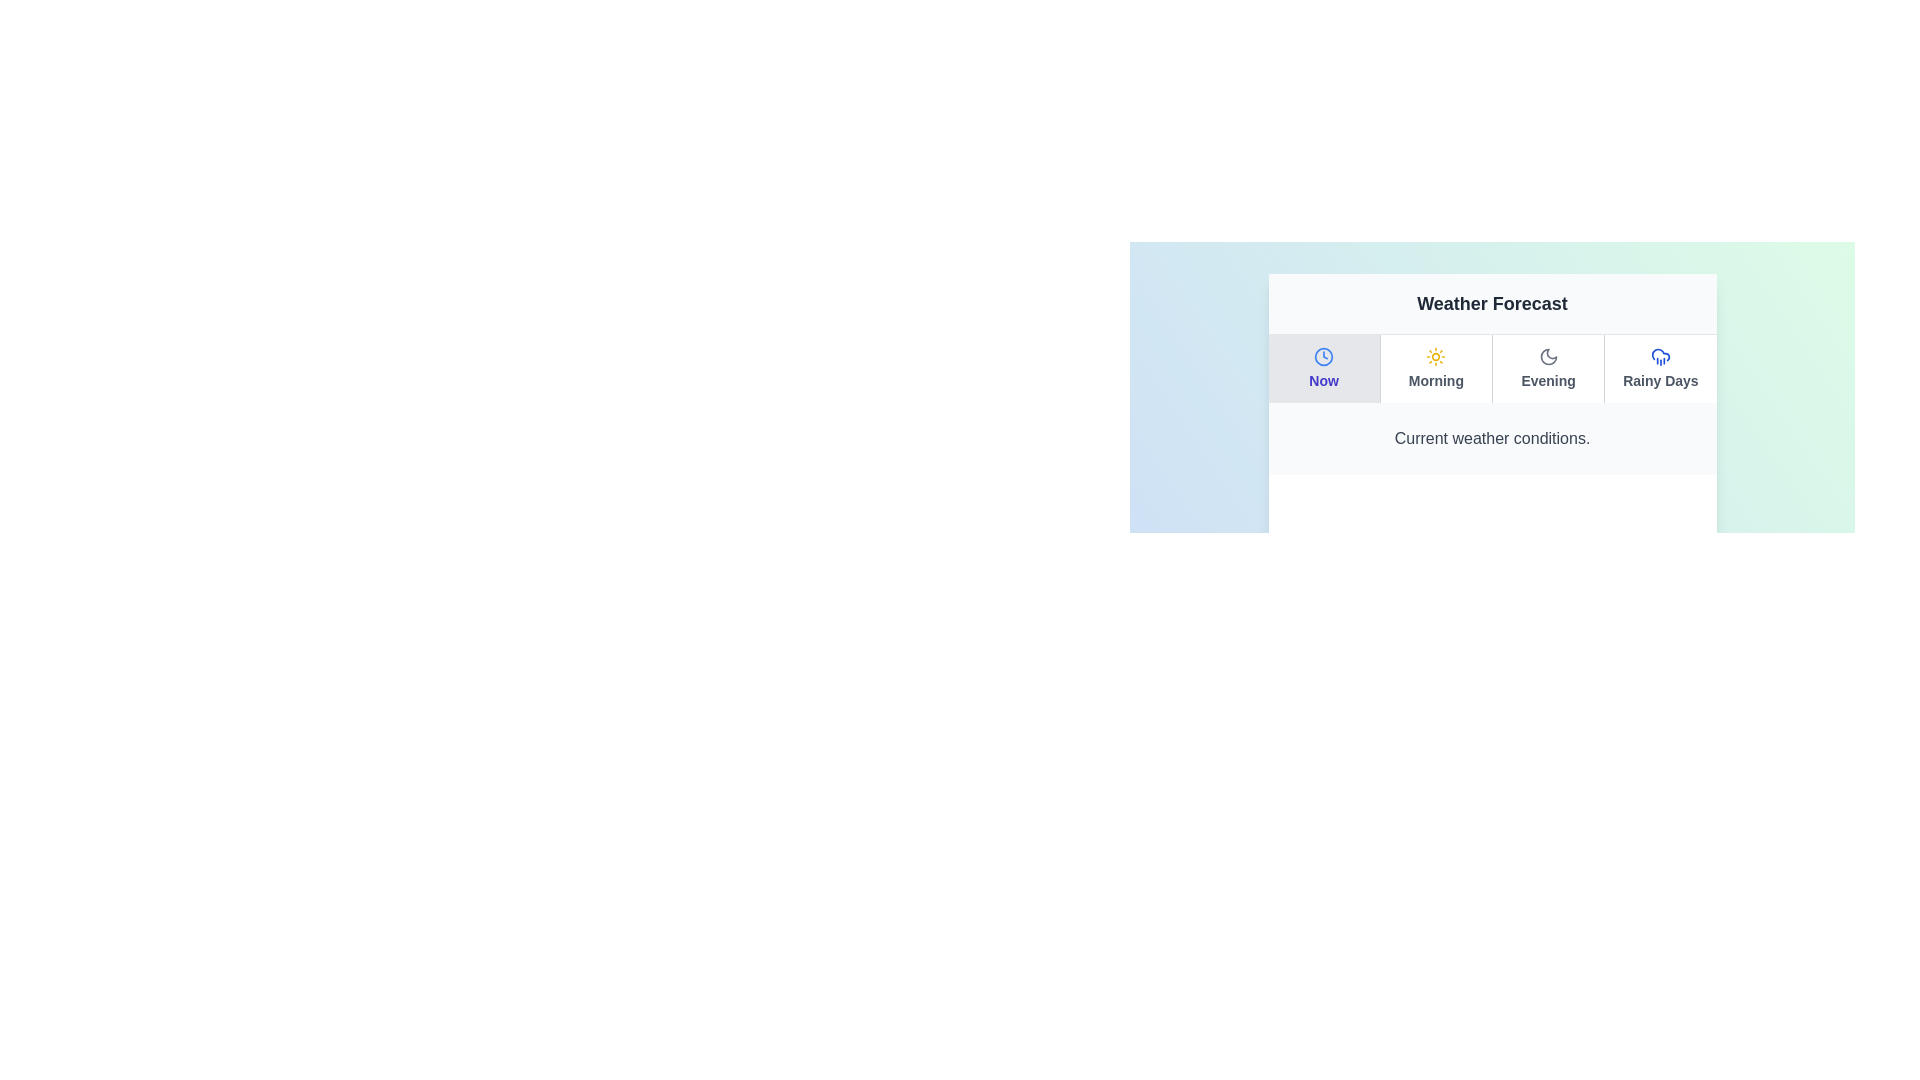 Image resolution: width=1920 pixels, height=1080 pixels. I want to click on the weather forecasting section header text label, which is horizontally centered at the top of a bordered section with a light gray background, so click(1492, 304).